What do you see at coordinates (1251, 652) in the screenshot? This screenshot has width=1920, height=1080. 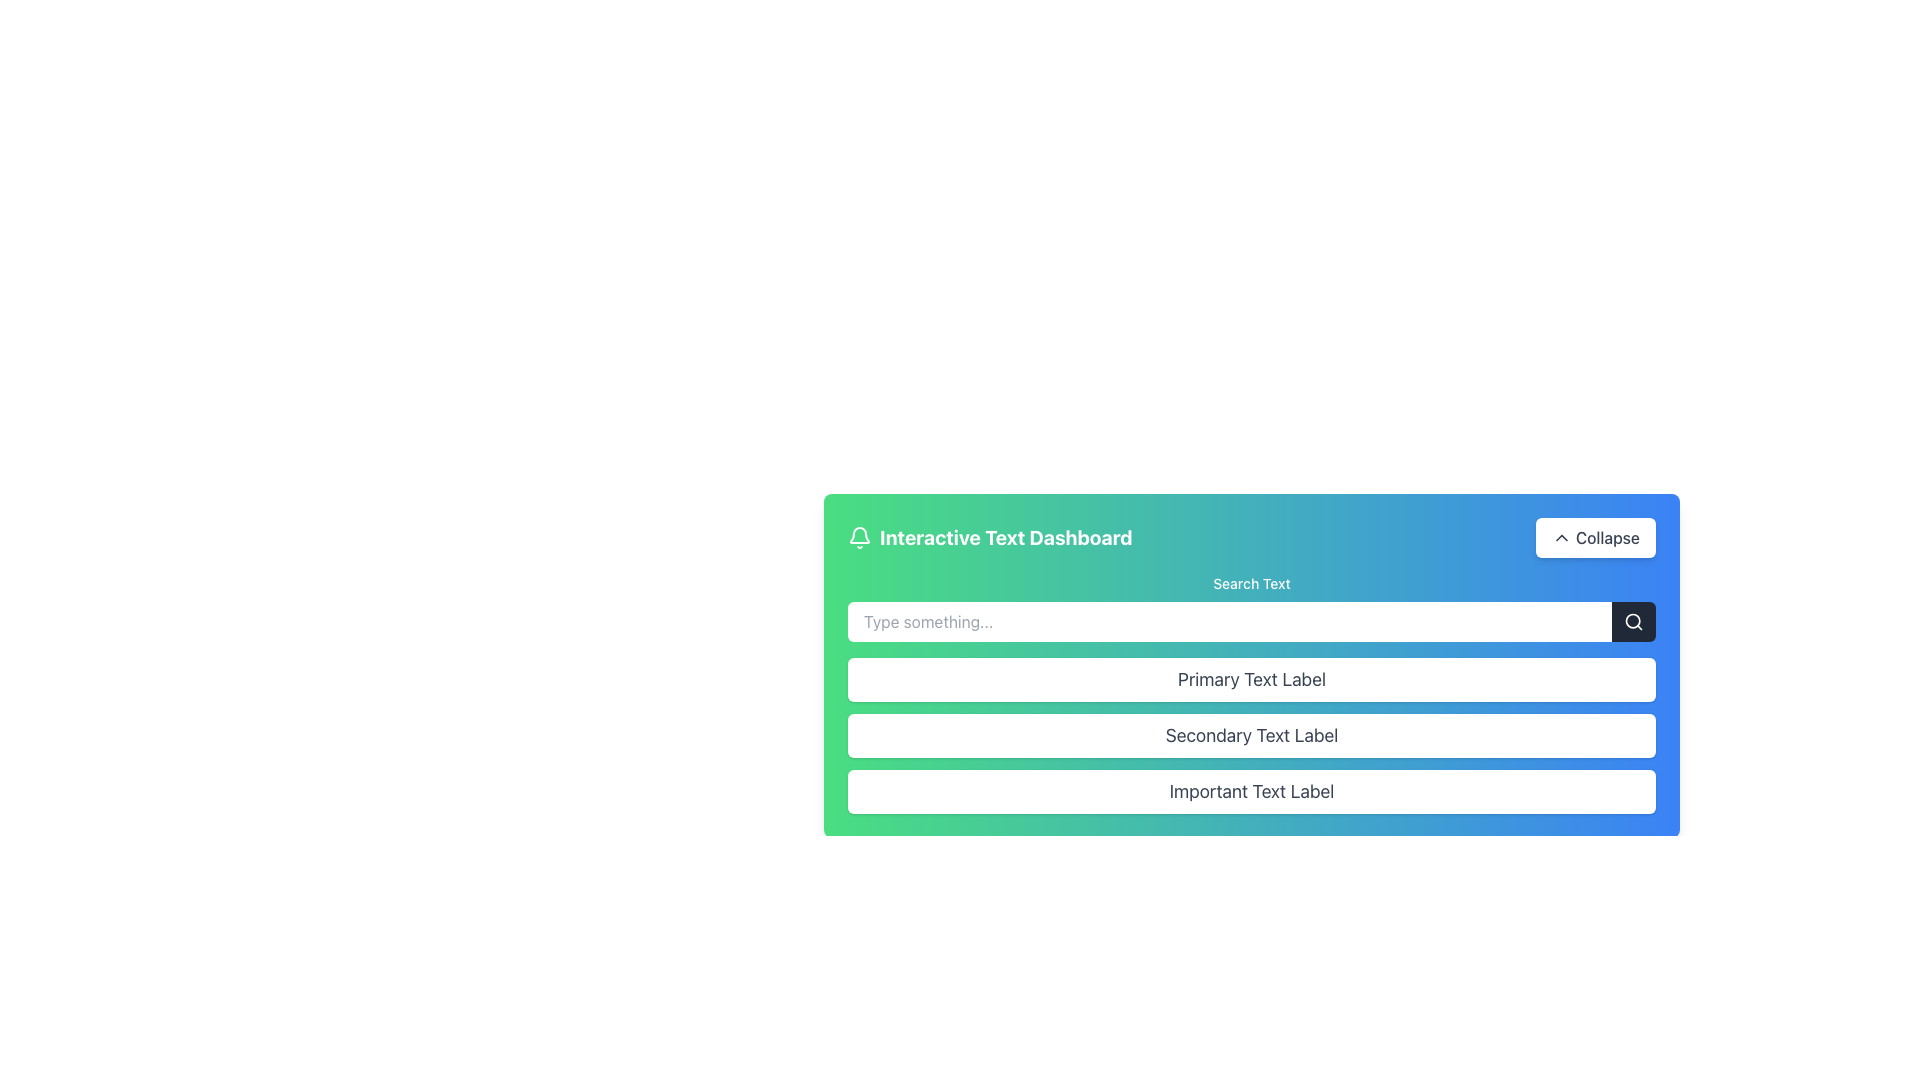 I see `text content of the Text Label located in the middle section of the dashboard interface, beneath the search input field` at bounding box center [1251, 652].